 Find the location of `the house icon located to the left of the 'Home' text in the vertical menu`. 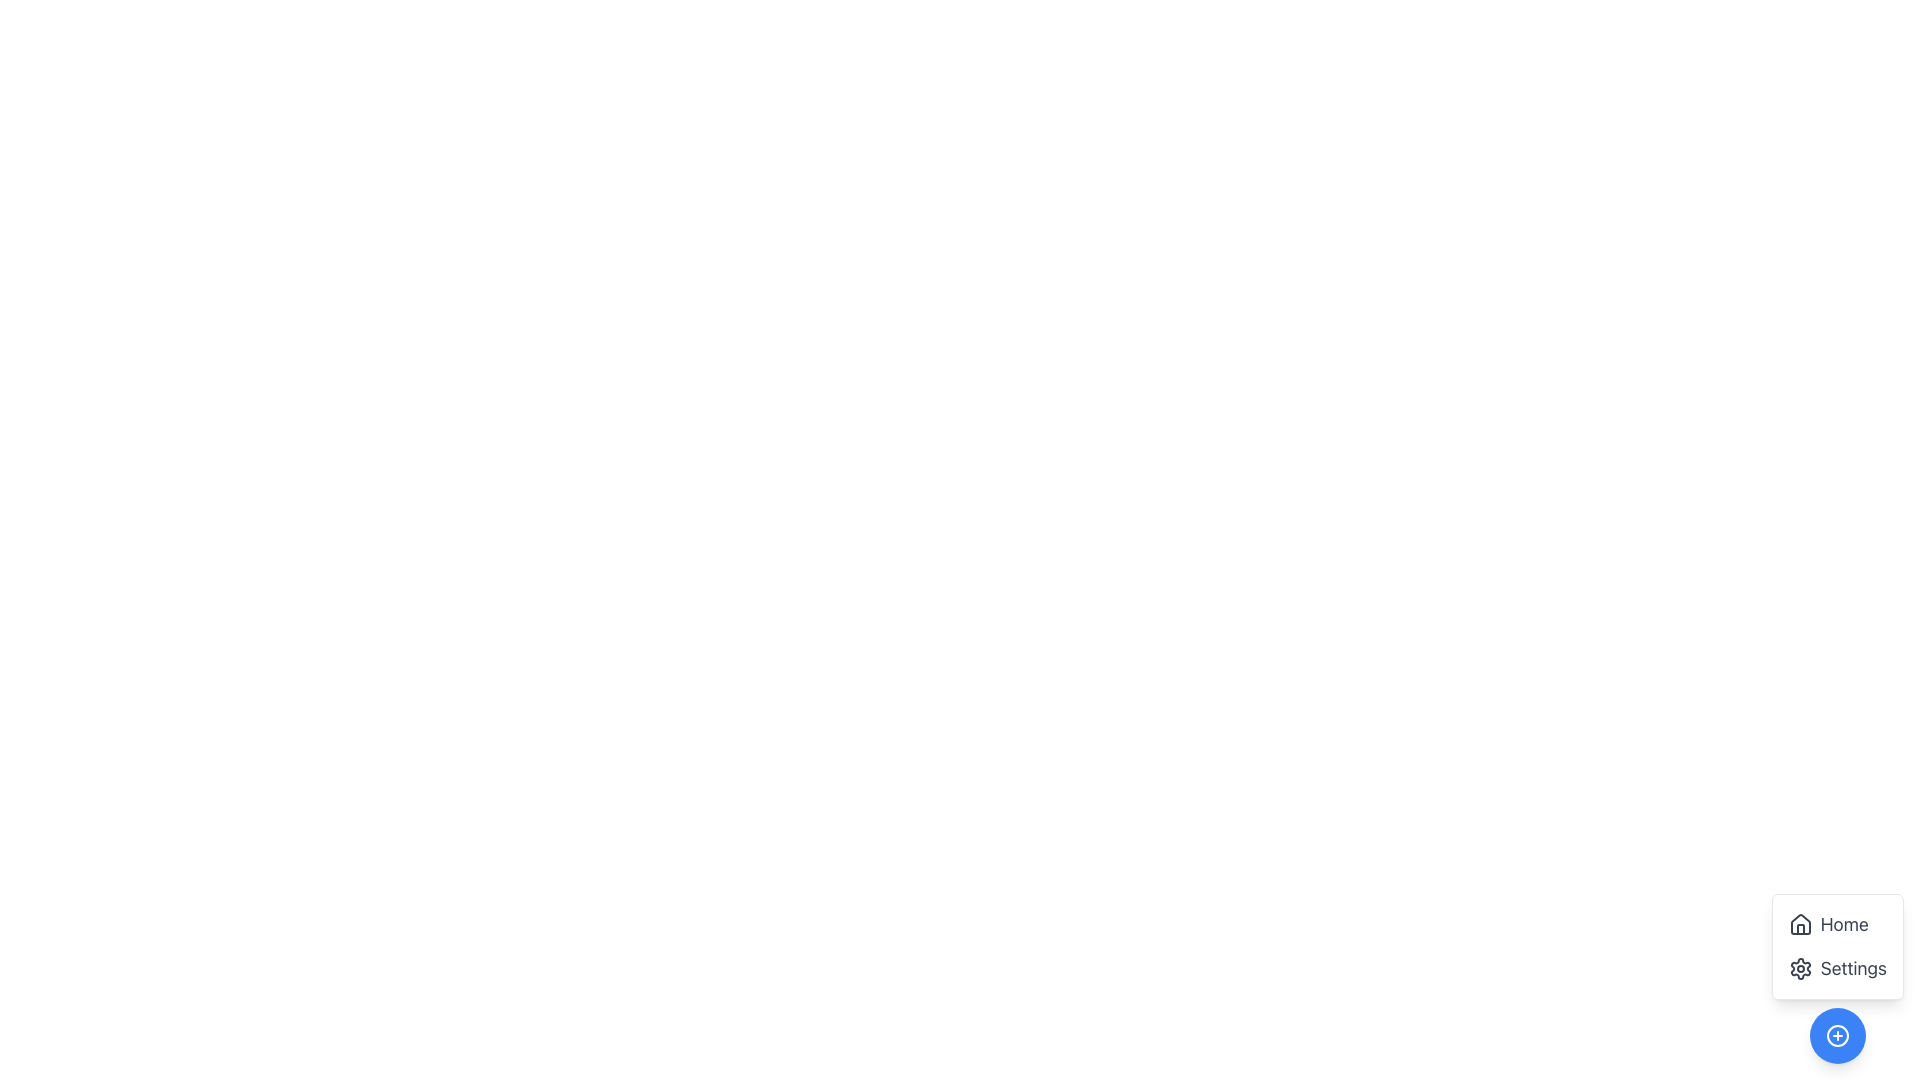

the house icon located to the left of the 'Home' text in the vertical menu is located at coordinates (1800, 925).